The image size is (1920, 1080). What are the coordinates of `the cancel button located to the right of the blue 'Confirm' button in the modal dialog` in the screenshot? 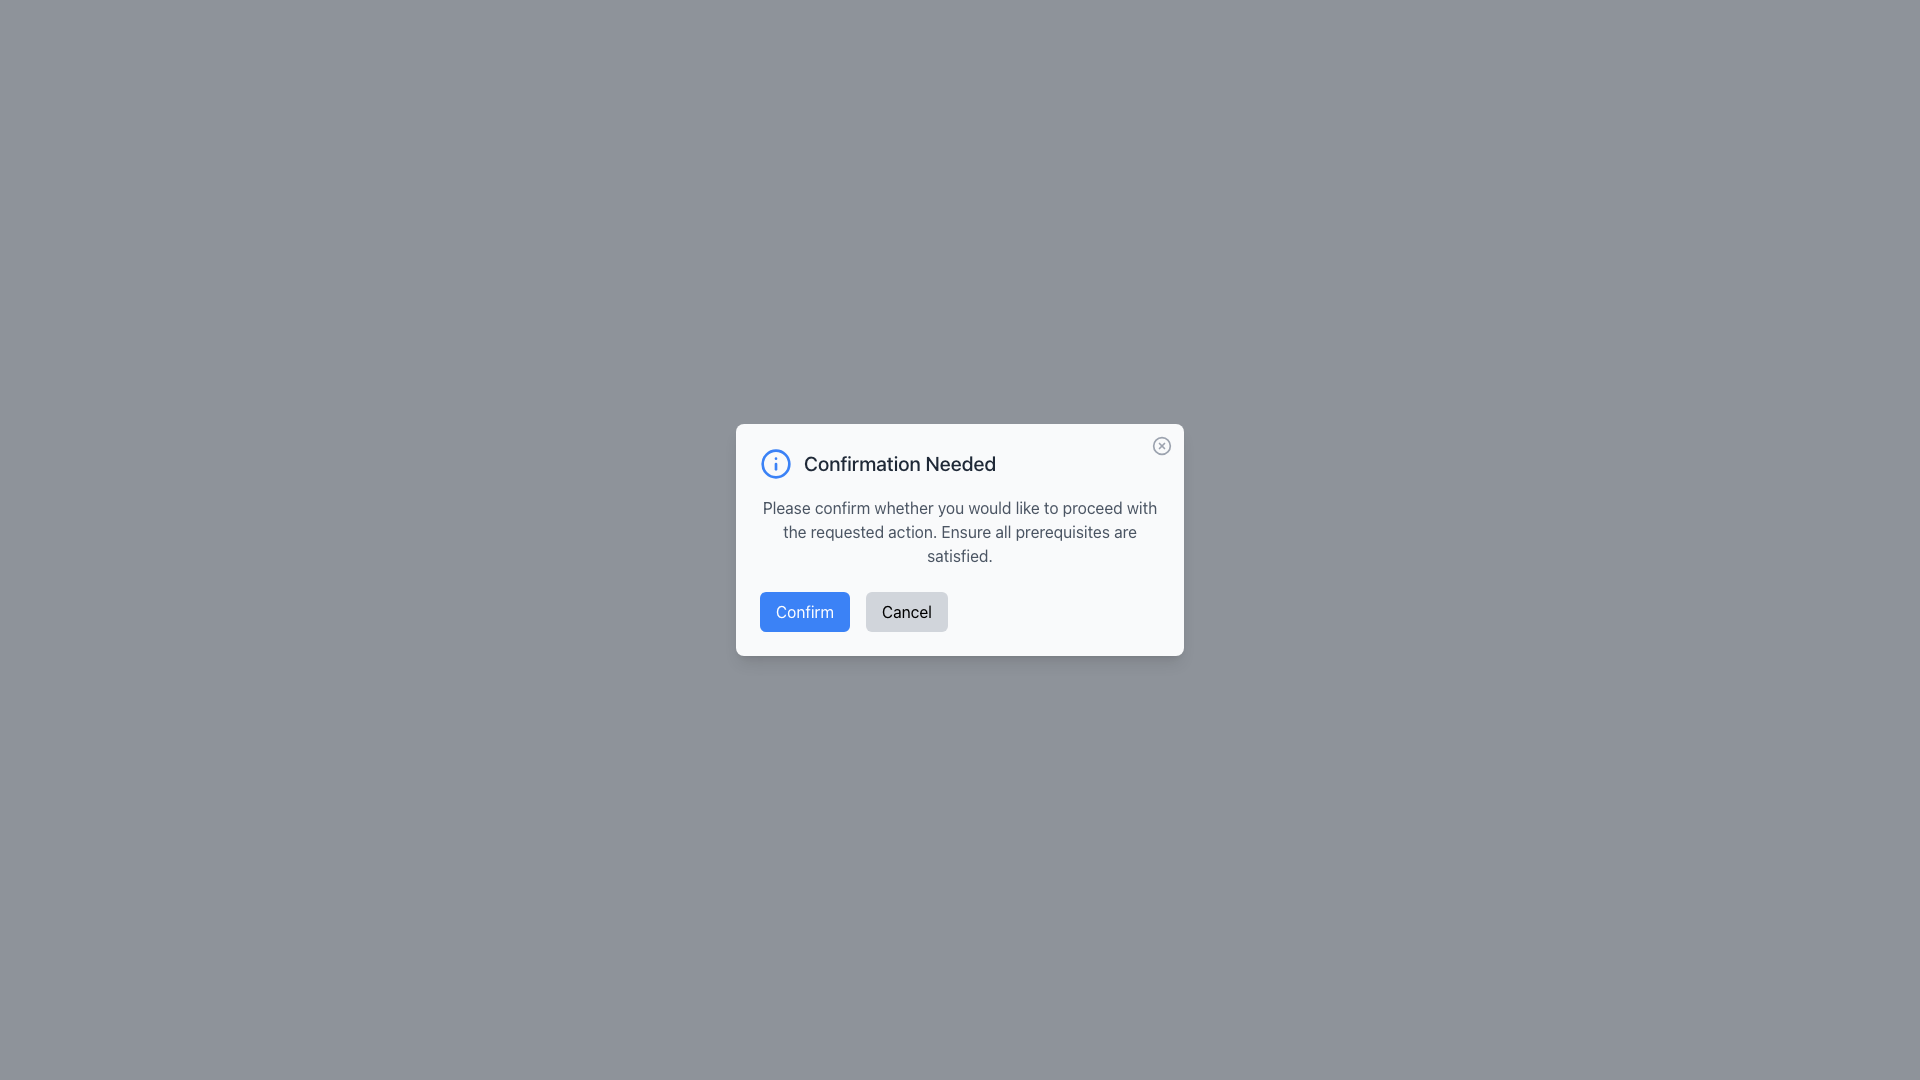 It's located at (905, 611).